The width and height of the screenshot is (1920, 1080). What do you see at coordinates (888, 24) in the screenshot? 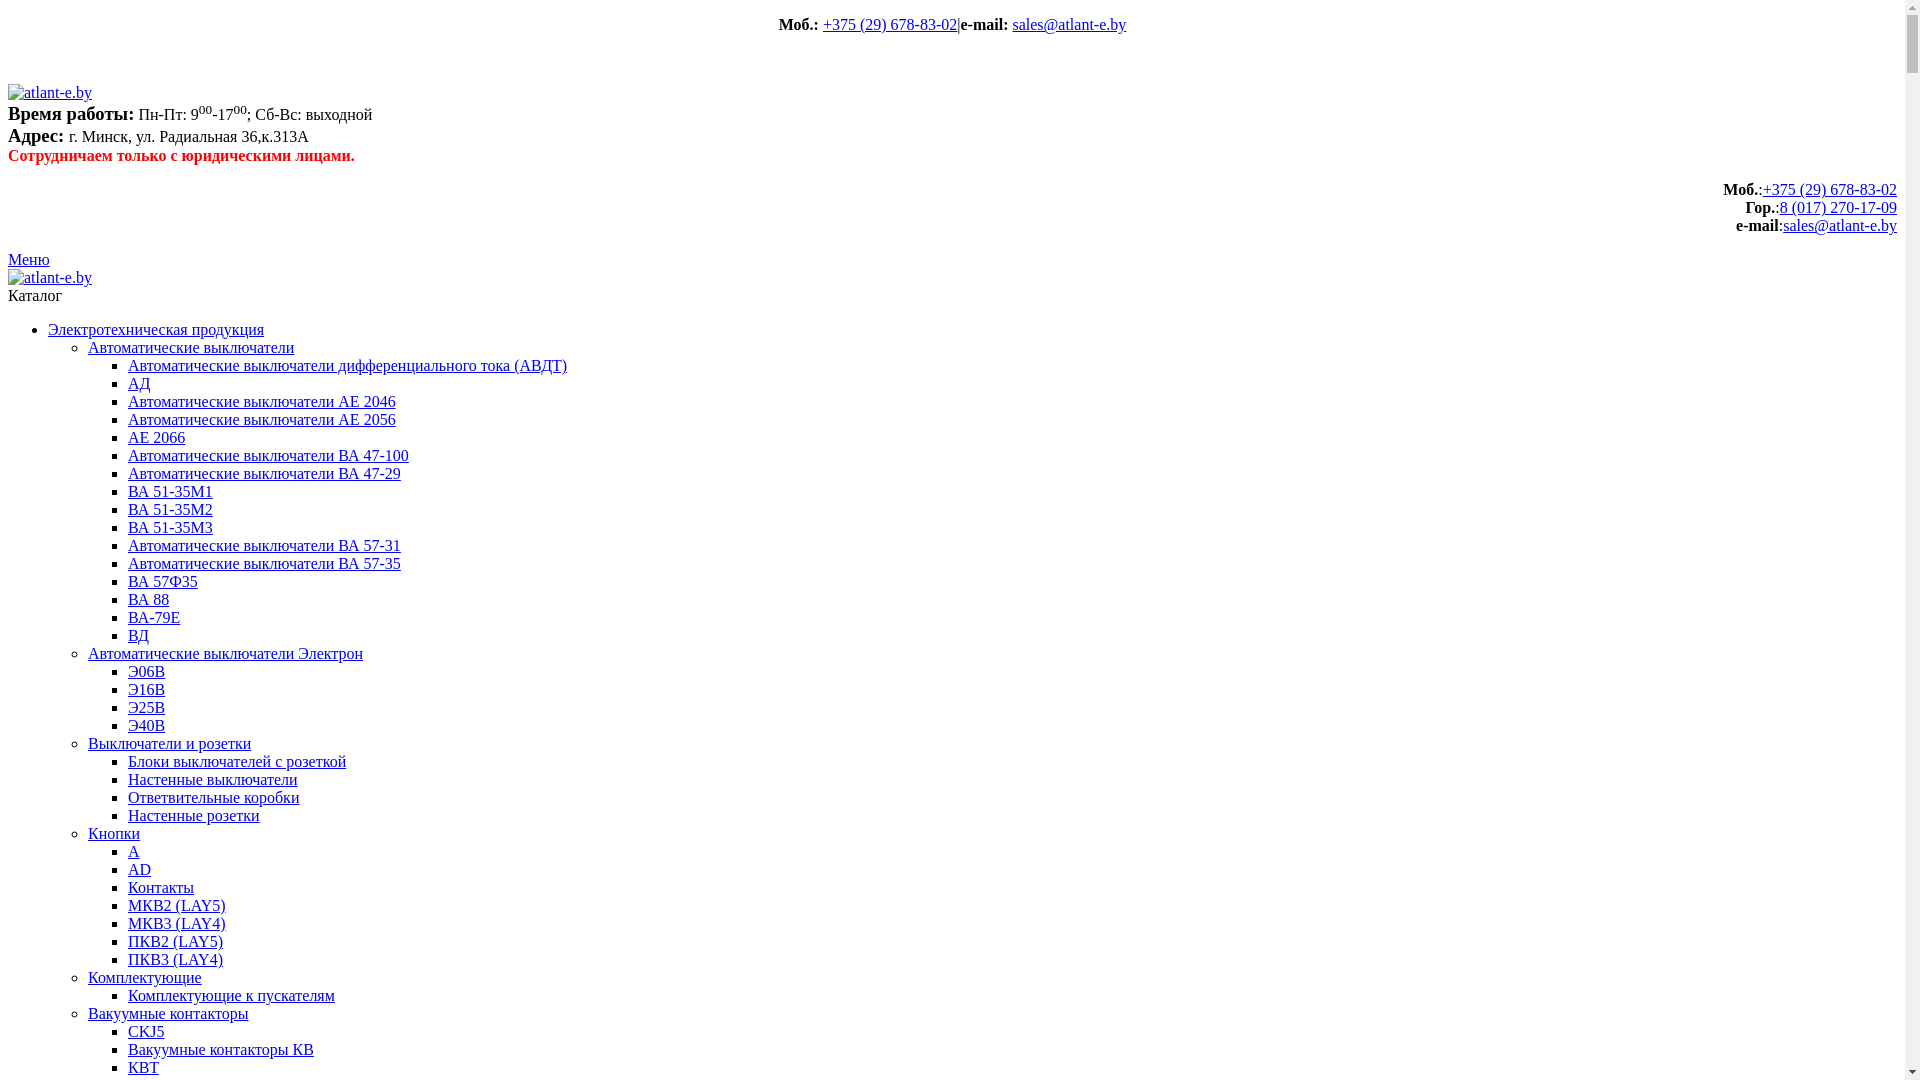
I see `'+375 (29) 678-83-02'` at bounding box center [888, 24].